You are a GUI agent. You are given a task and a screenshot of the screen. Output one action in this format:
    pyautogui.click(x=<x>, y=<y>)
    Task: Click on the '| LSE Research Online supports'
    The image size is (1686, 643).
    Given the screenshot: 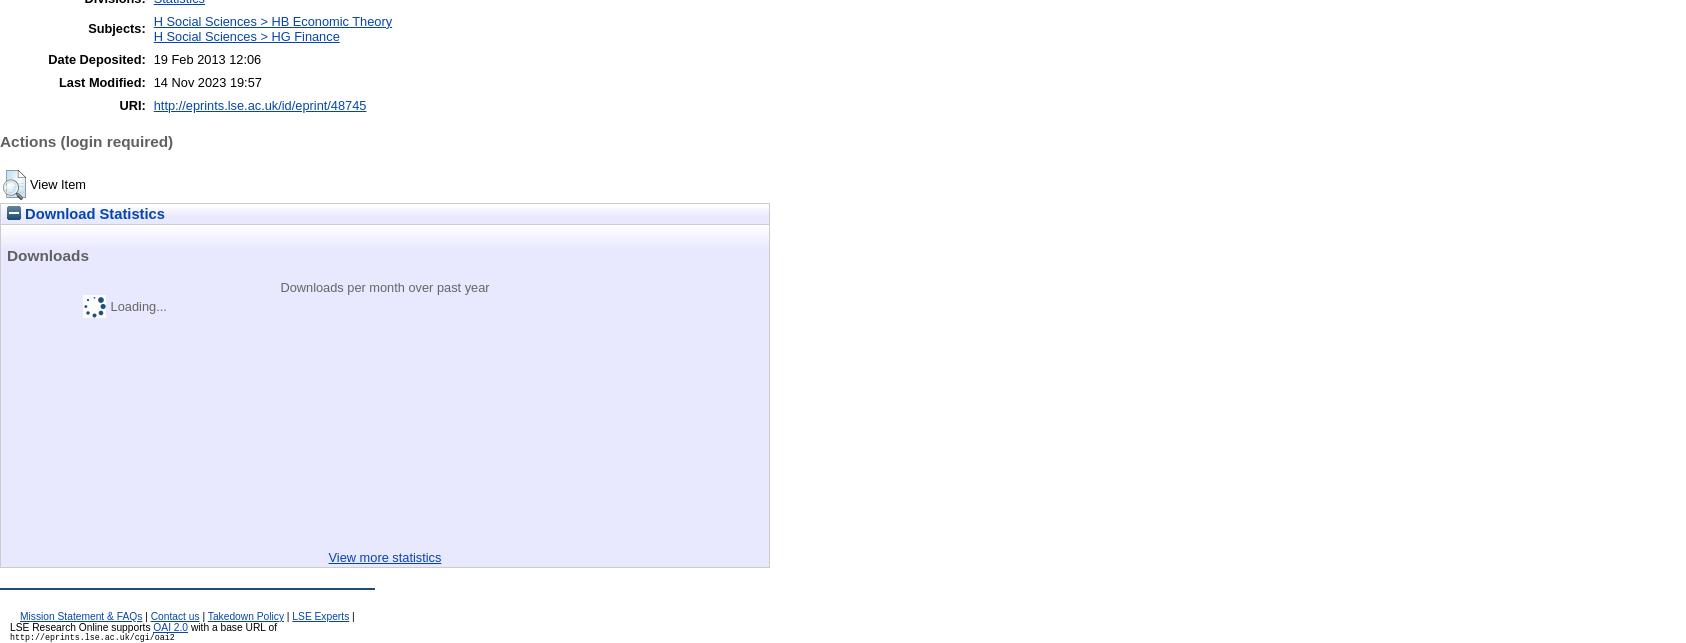 What is the action you would take?
    pyautogui.click(x=8, y=620)
    